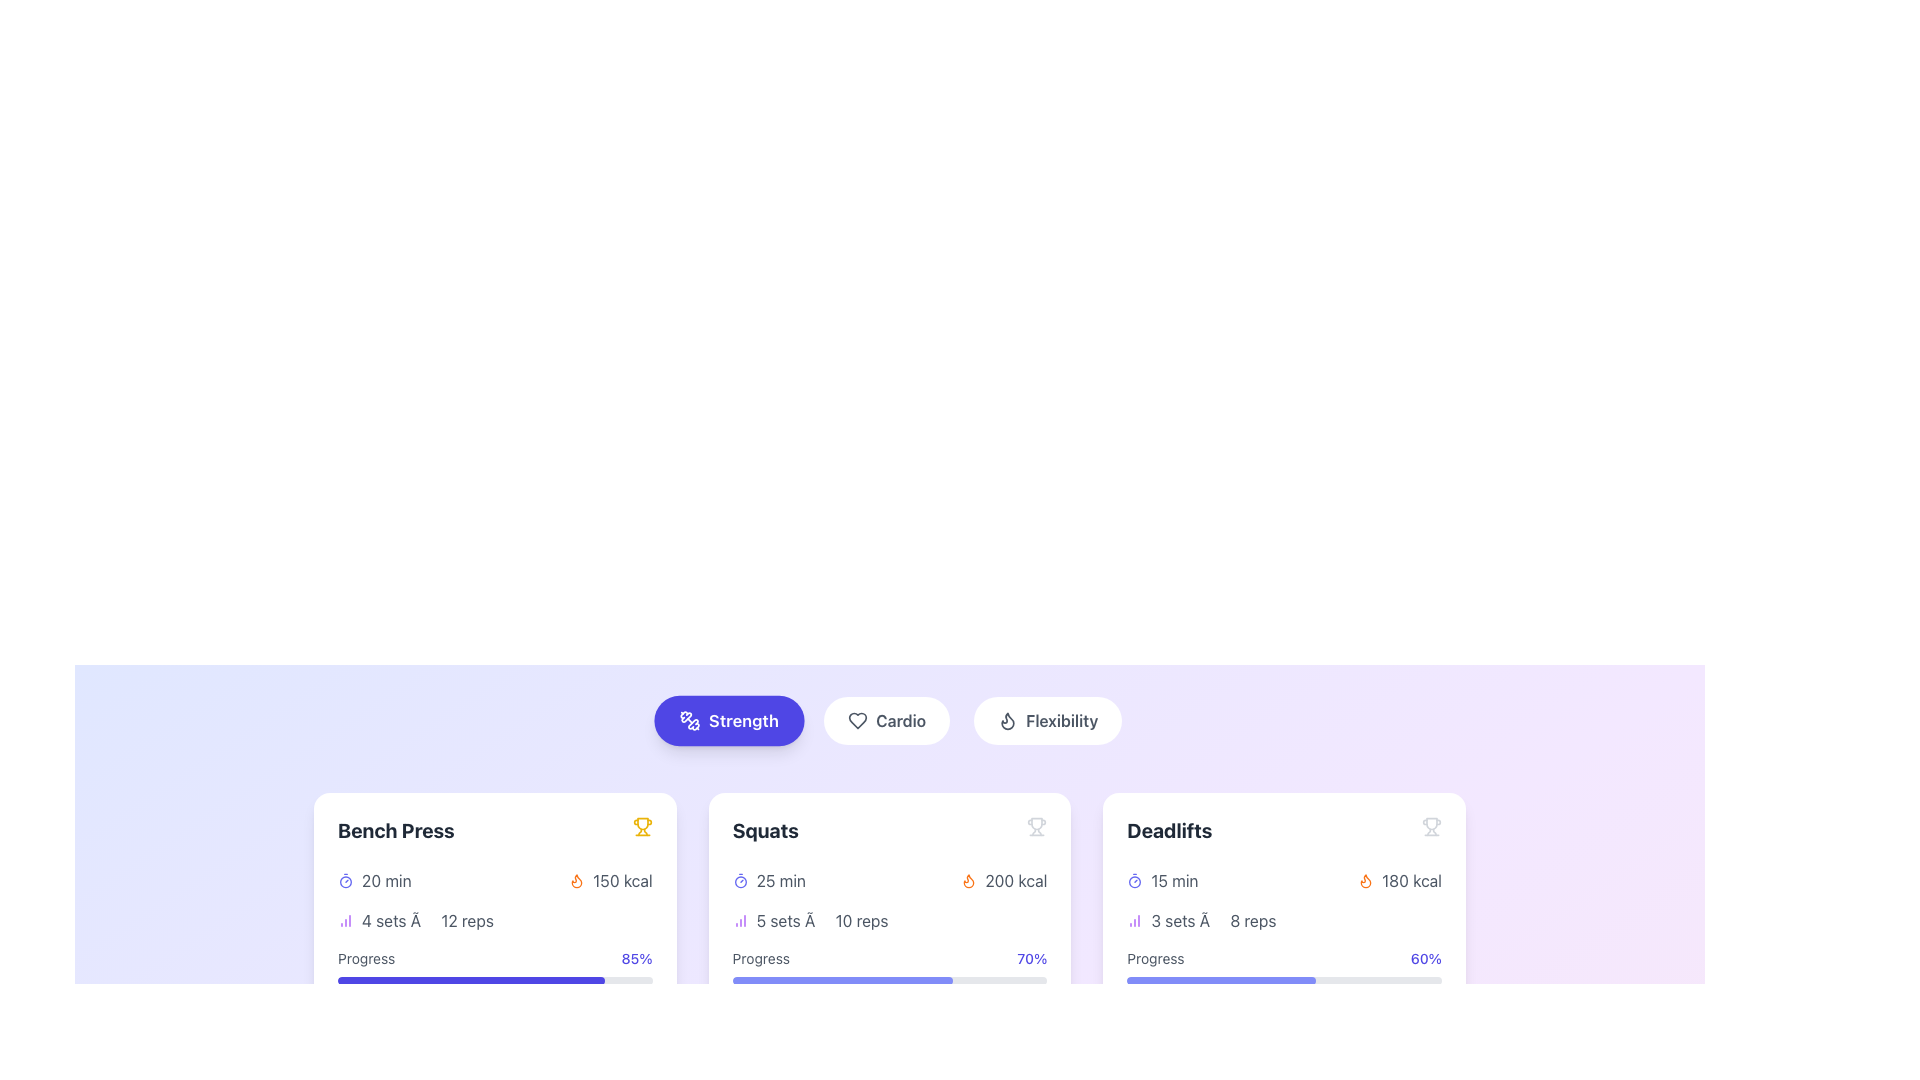  What do you see at coordinates (739, 879) in the screenshot?
I see `the circular timer icon located leftmost in the second card titled 'Squats'` at bounding box center [739, 879].